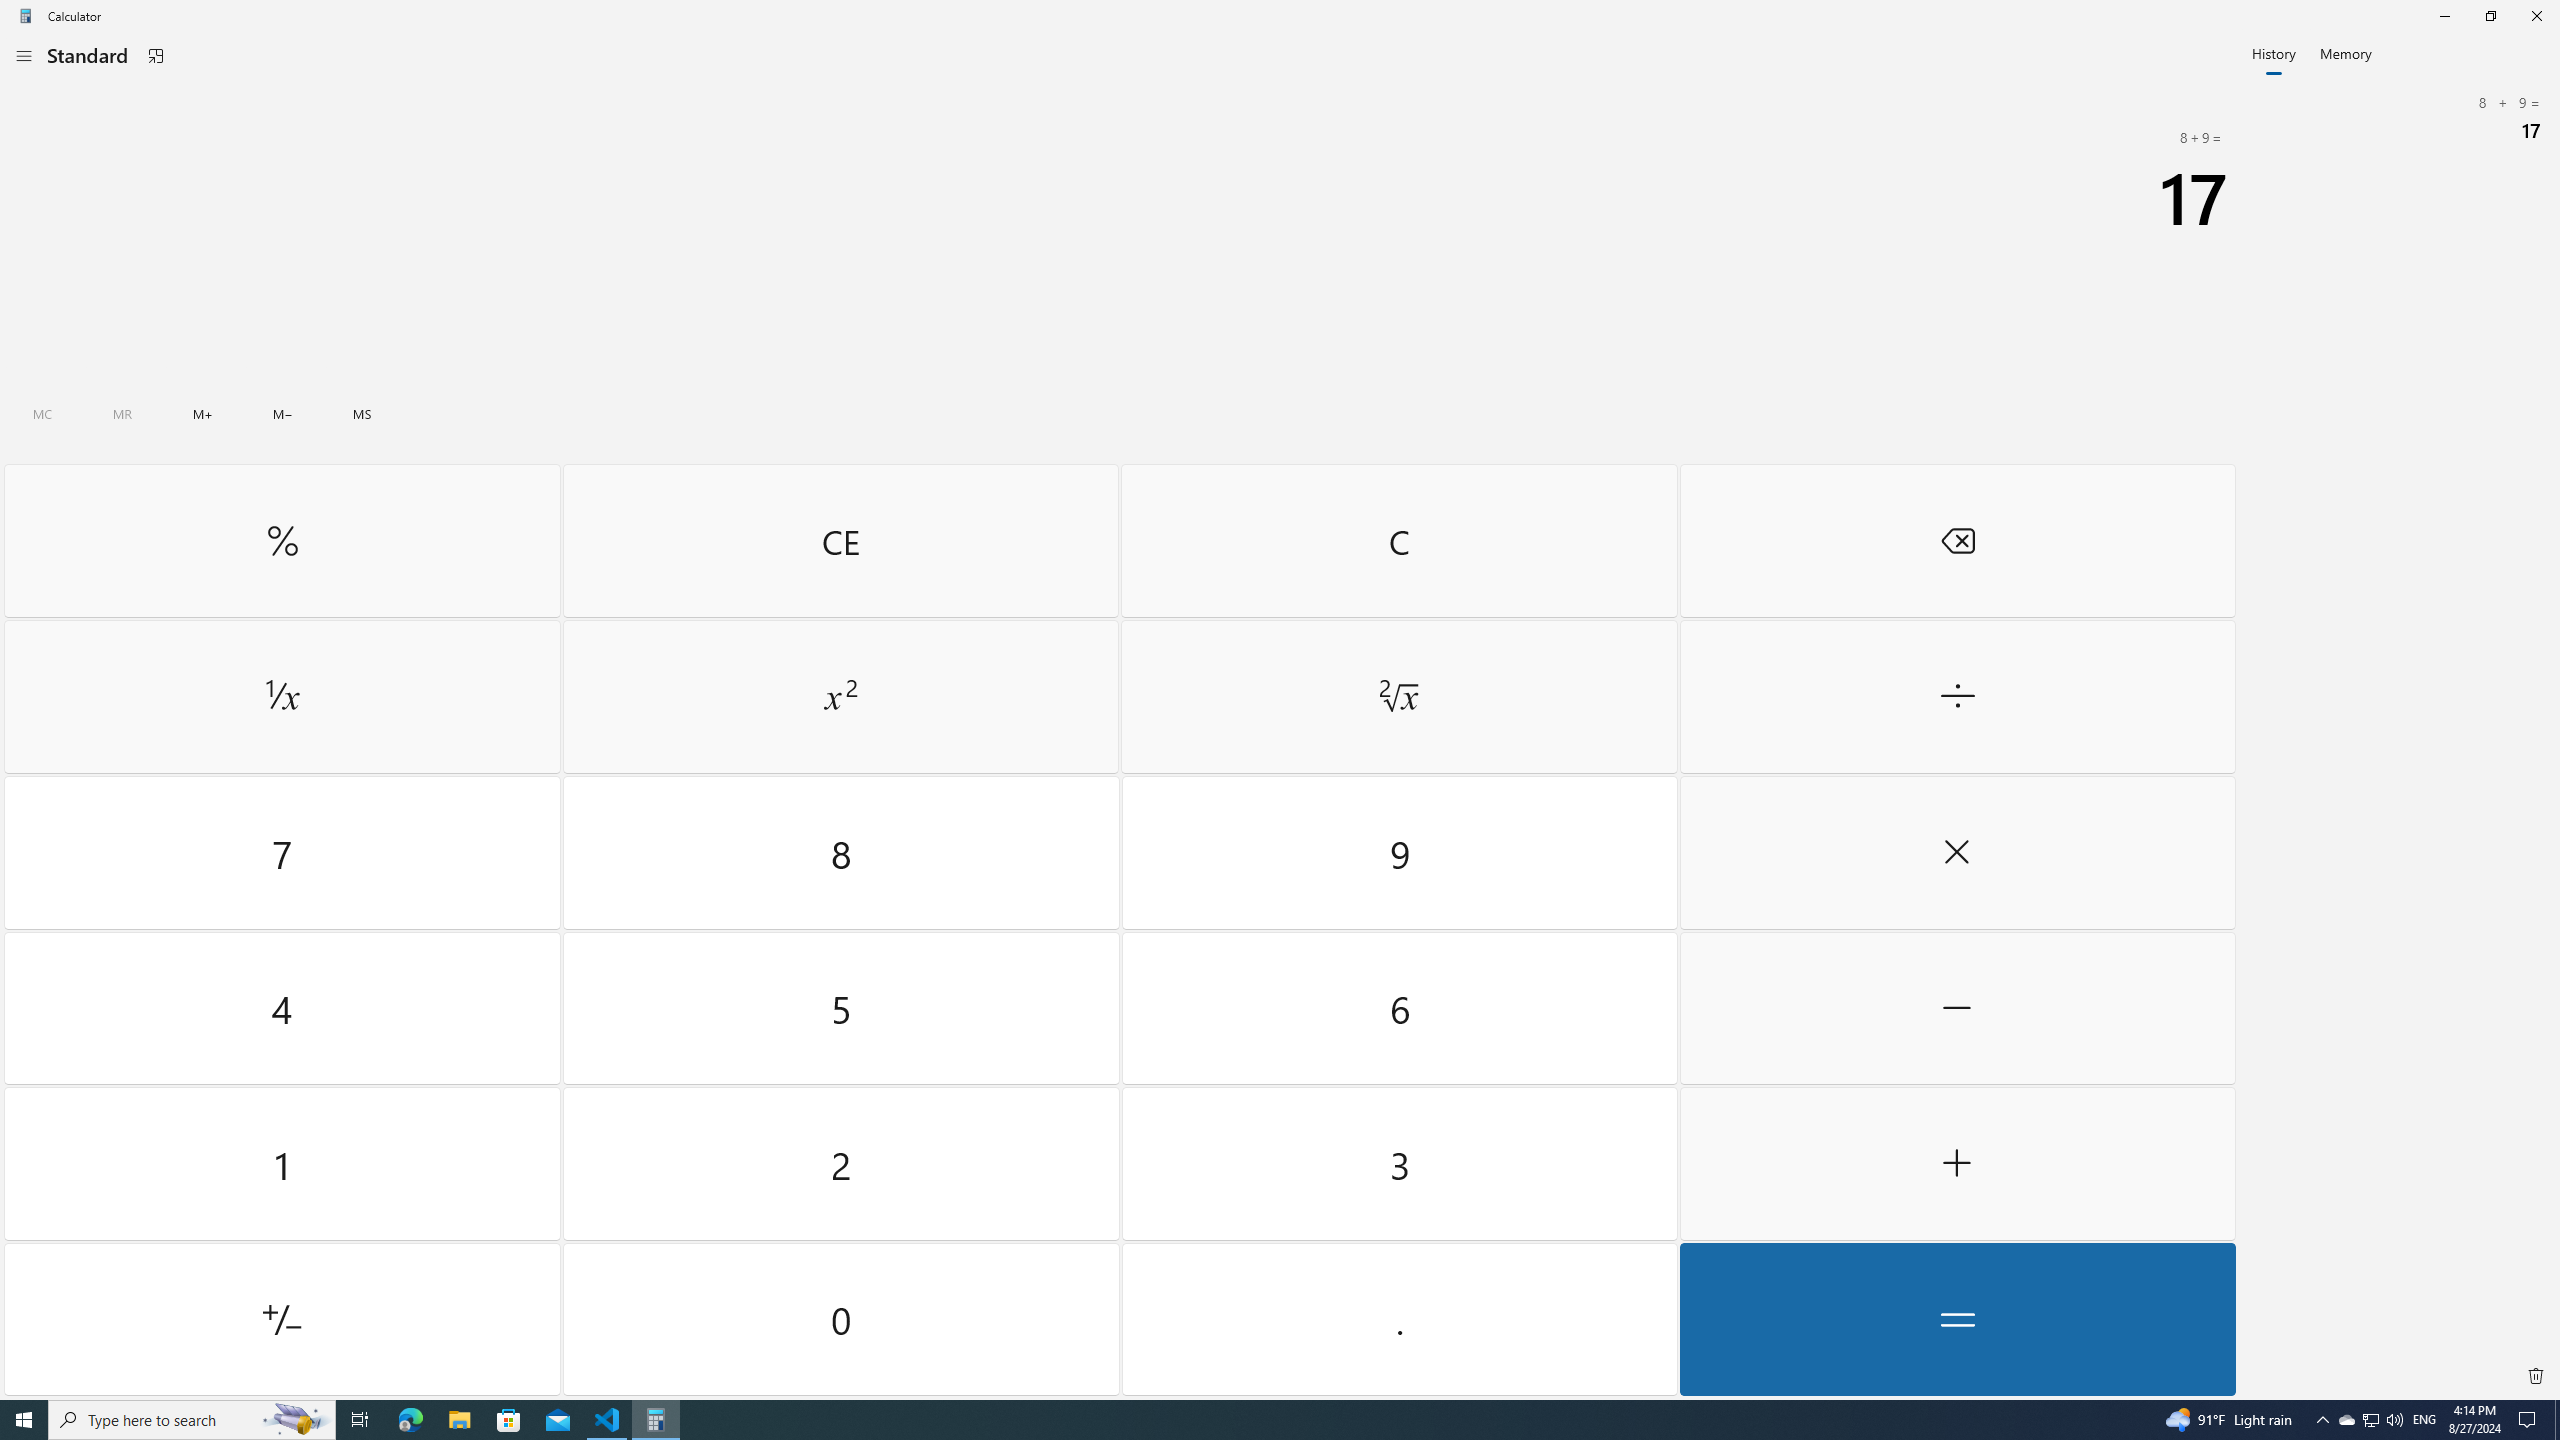  Describe the element at coordinates (2274, 51) in the screenshot. I see `'History'` at that location.